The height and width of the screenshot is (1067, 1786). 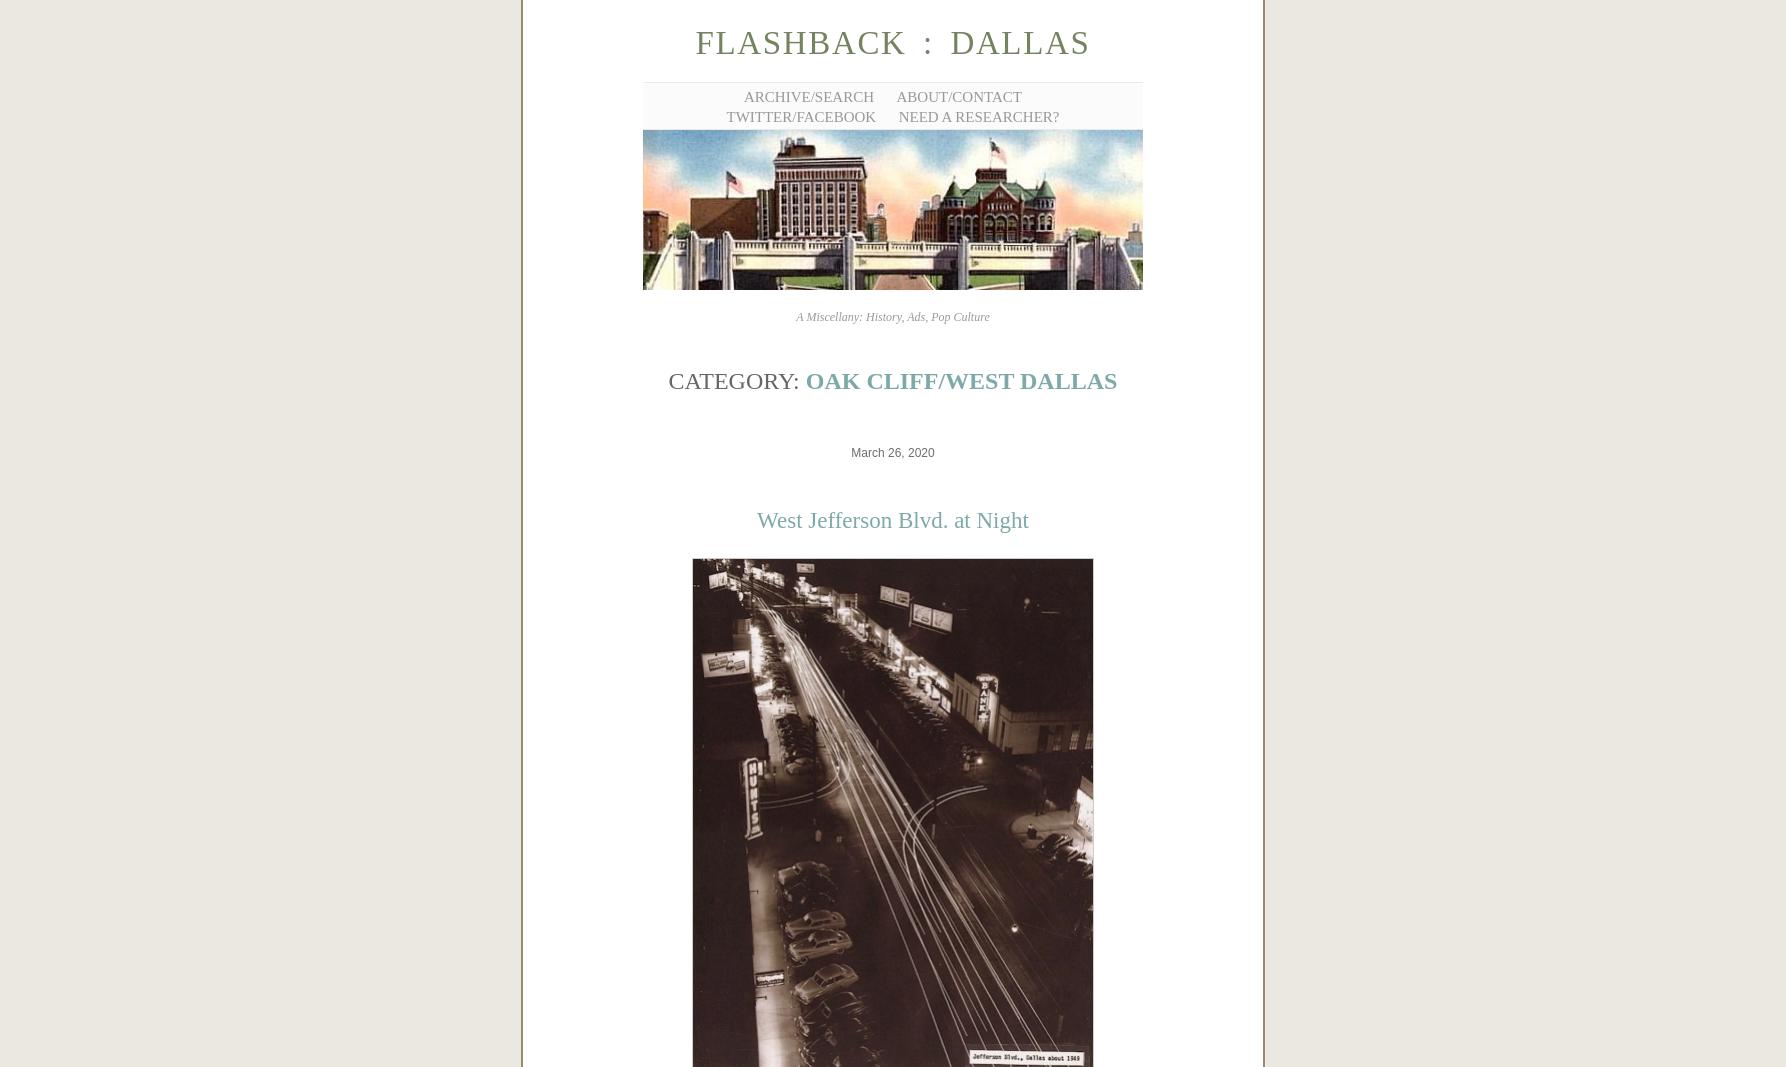 I want to click on 'About/Contact', so click(x=958, y=95).